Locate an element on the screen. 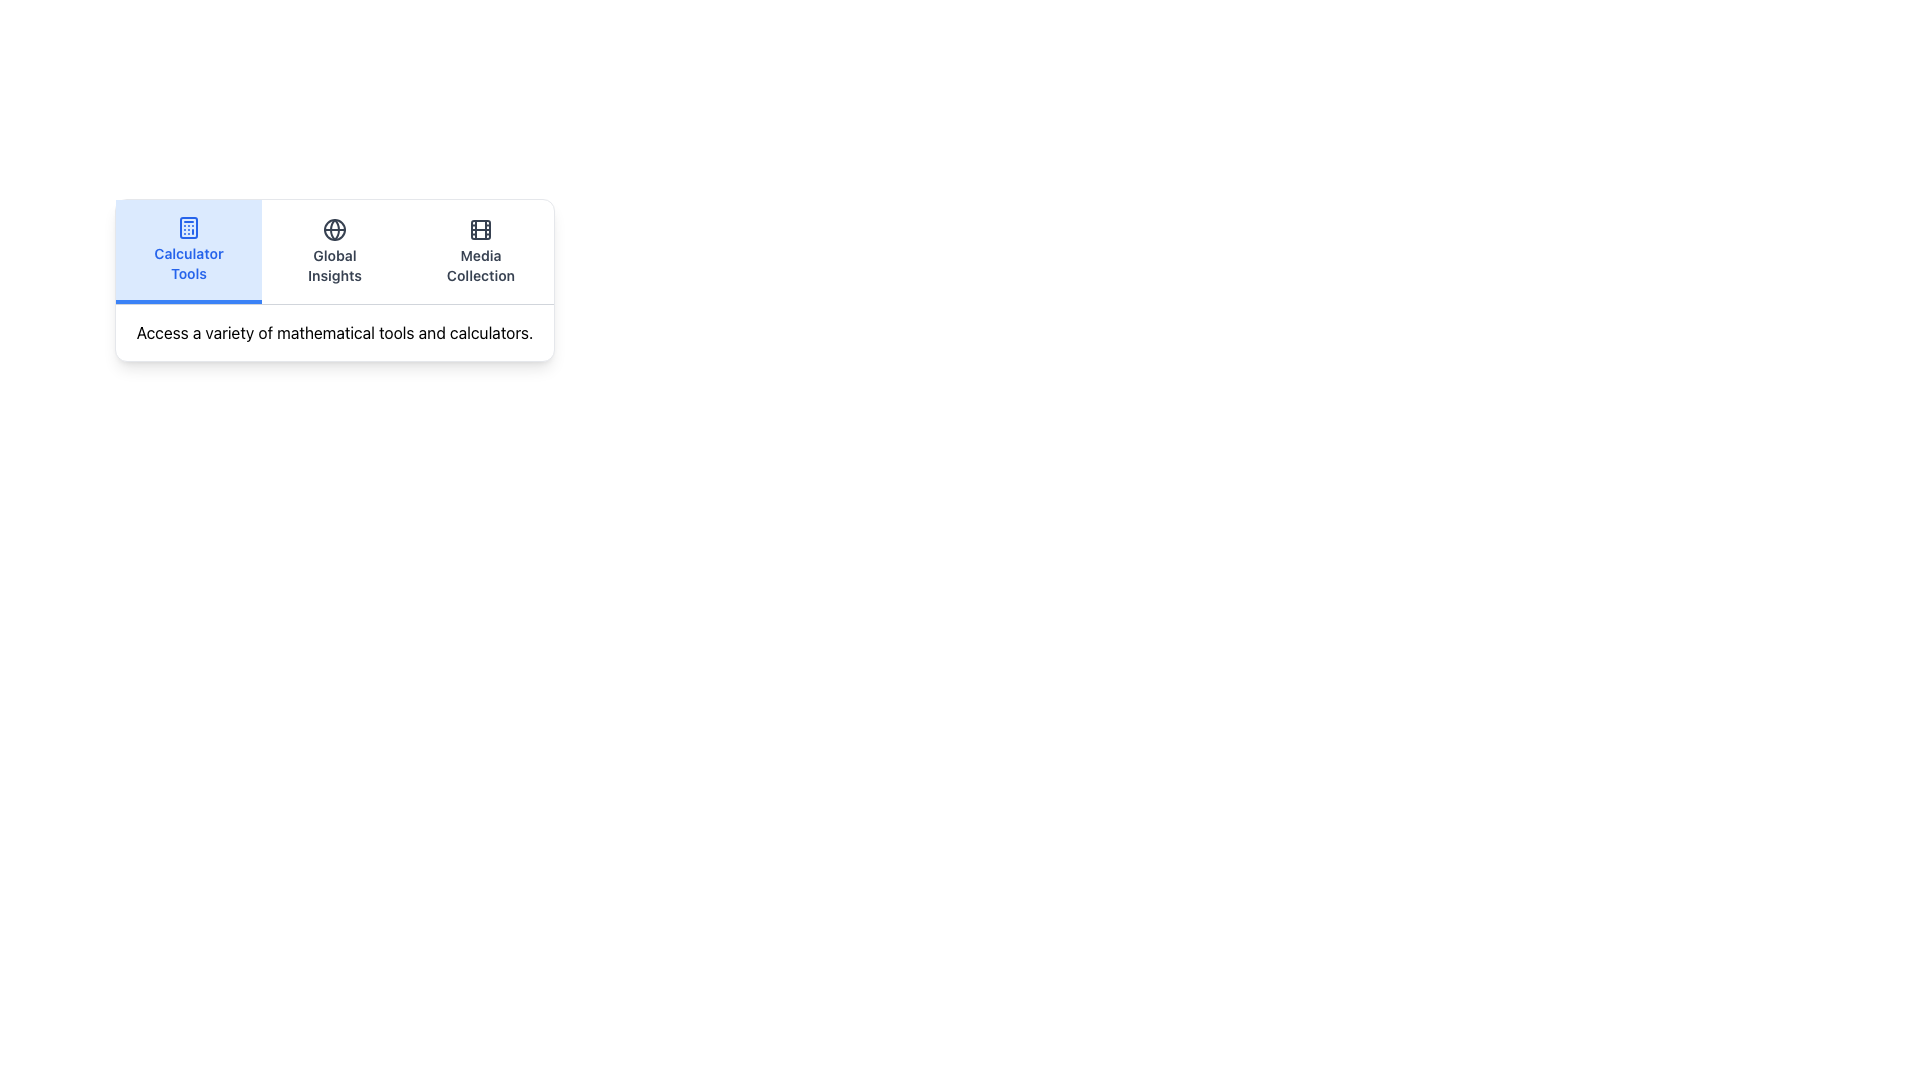 The image size is (1920, 1080). on the 'Media Collection' button, which is a rectangular button with a film grid icon and dark gray text on a white background, located on the right-hand side of the menu group at the top of the interface is located at coordinates (480, 250).